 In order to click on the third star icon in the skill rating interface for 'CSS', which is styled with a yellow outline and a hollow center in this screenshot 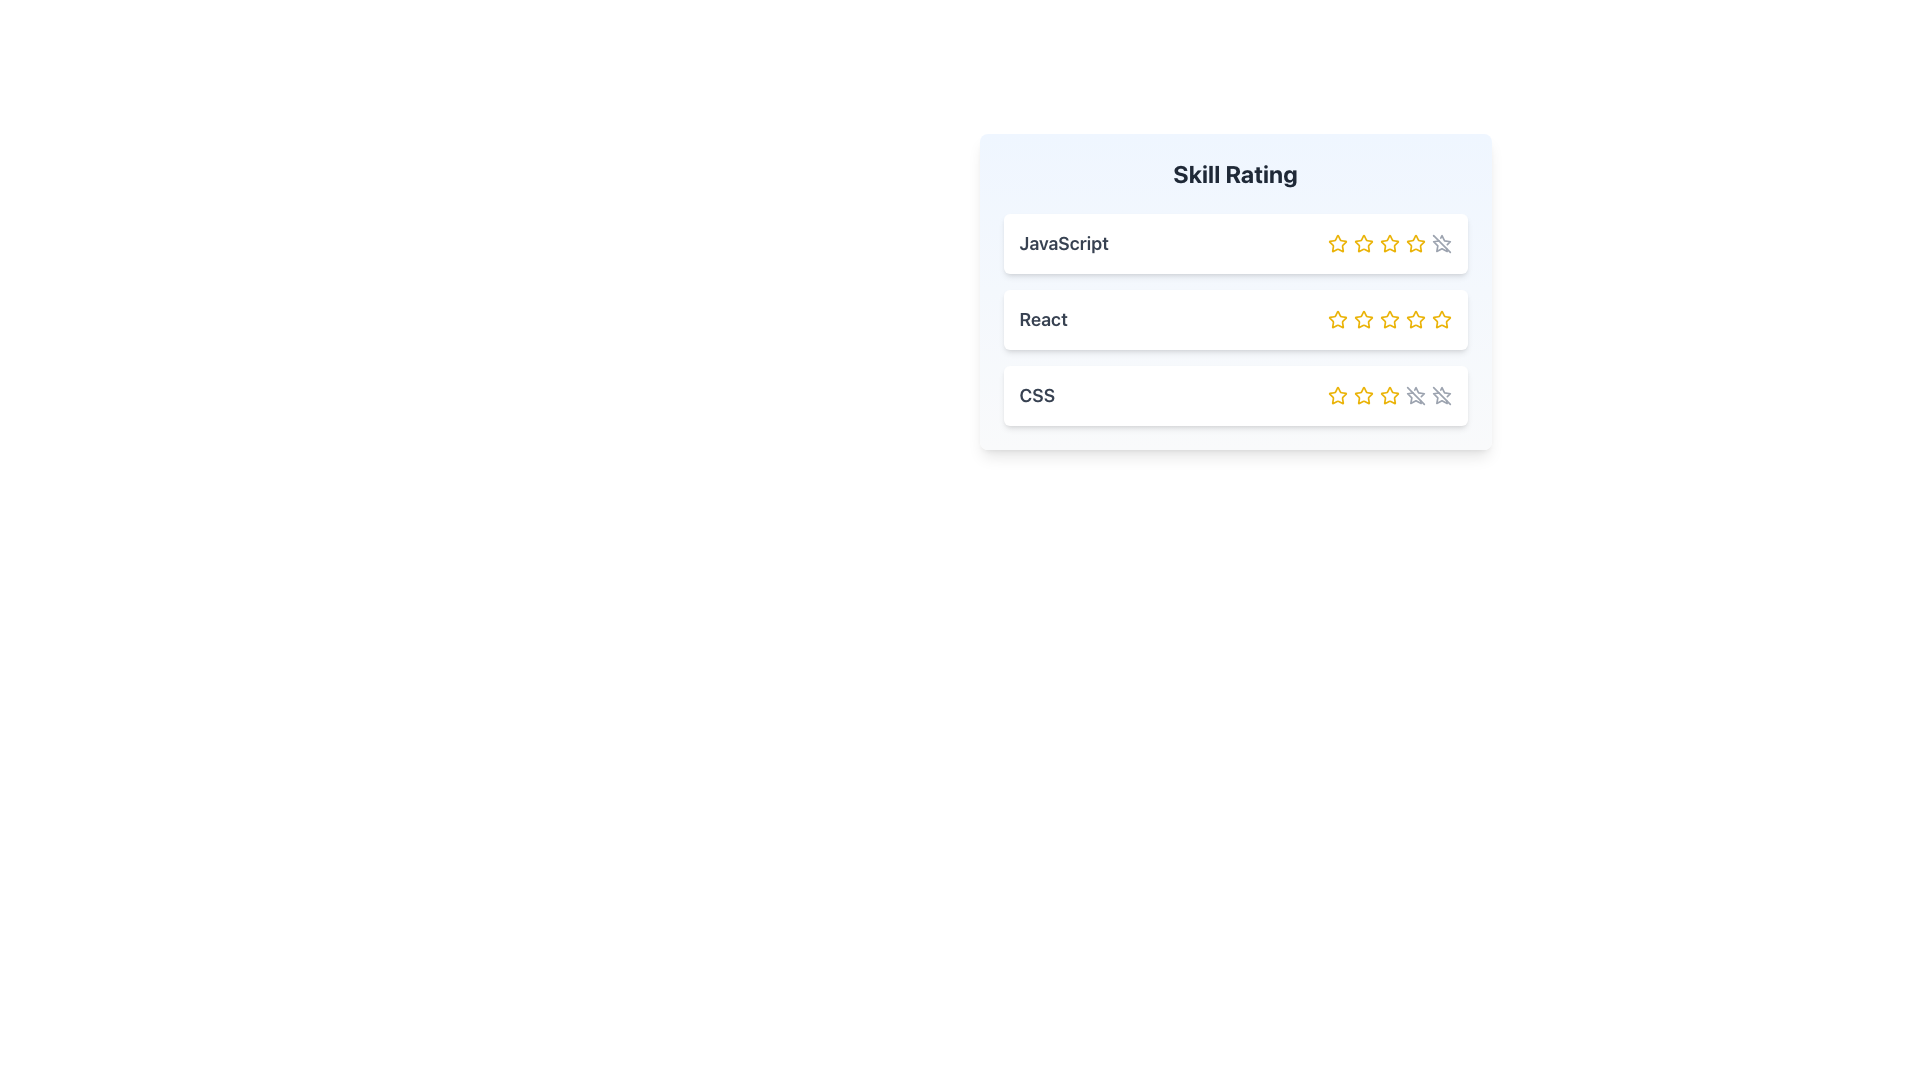, I will do `click(1362, 395)`.